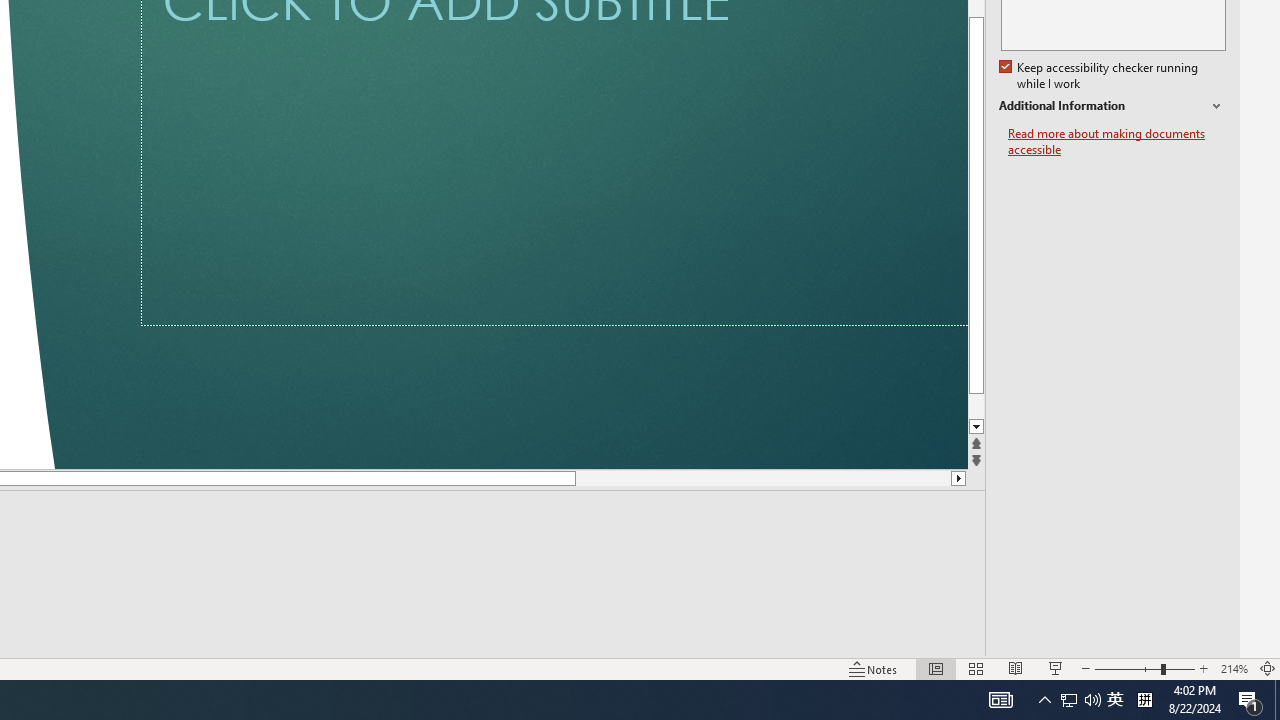 The height and width of the screenshot is (720, 1280). I want to click on 'Zoom 214%', so click(1233, 669).